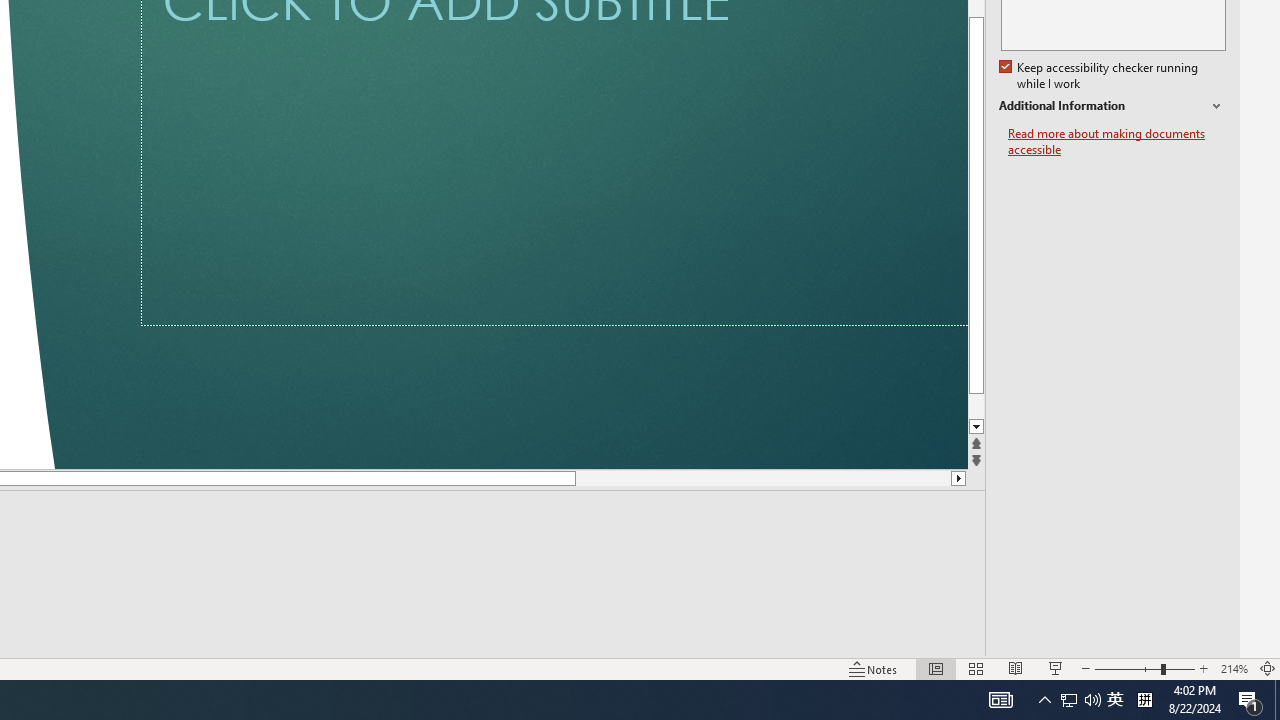 The height and width of the screenshot is (720, 1280). I want to click on 'Zoom 214%', so click(1233, 669).